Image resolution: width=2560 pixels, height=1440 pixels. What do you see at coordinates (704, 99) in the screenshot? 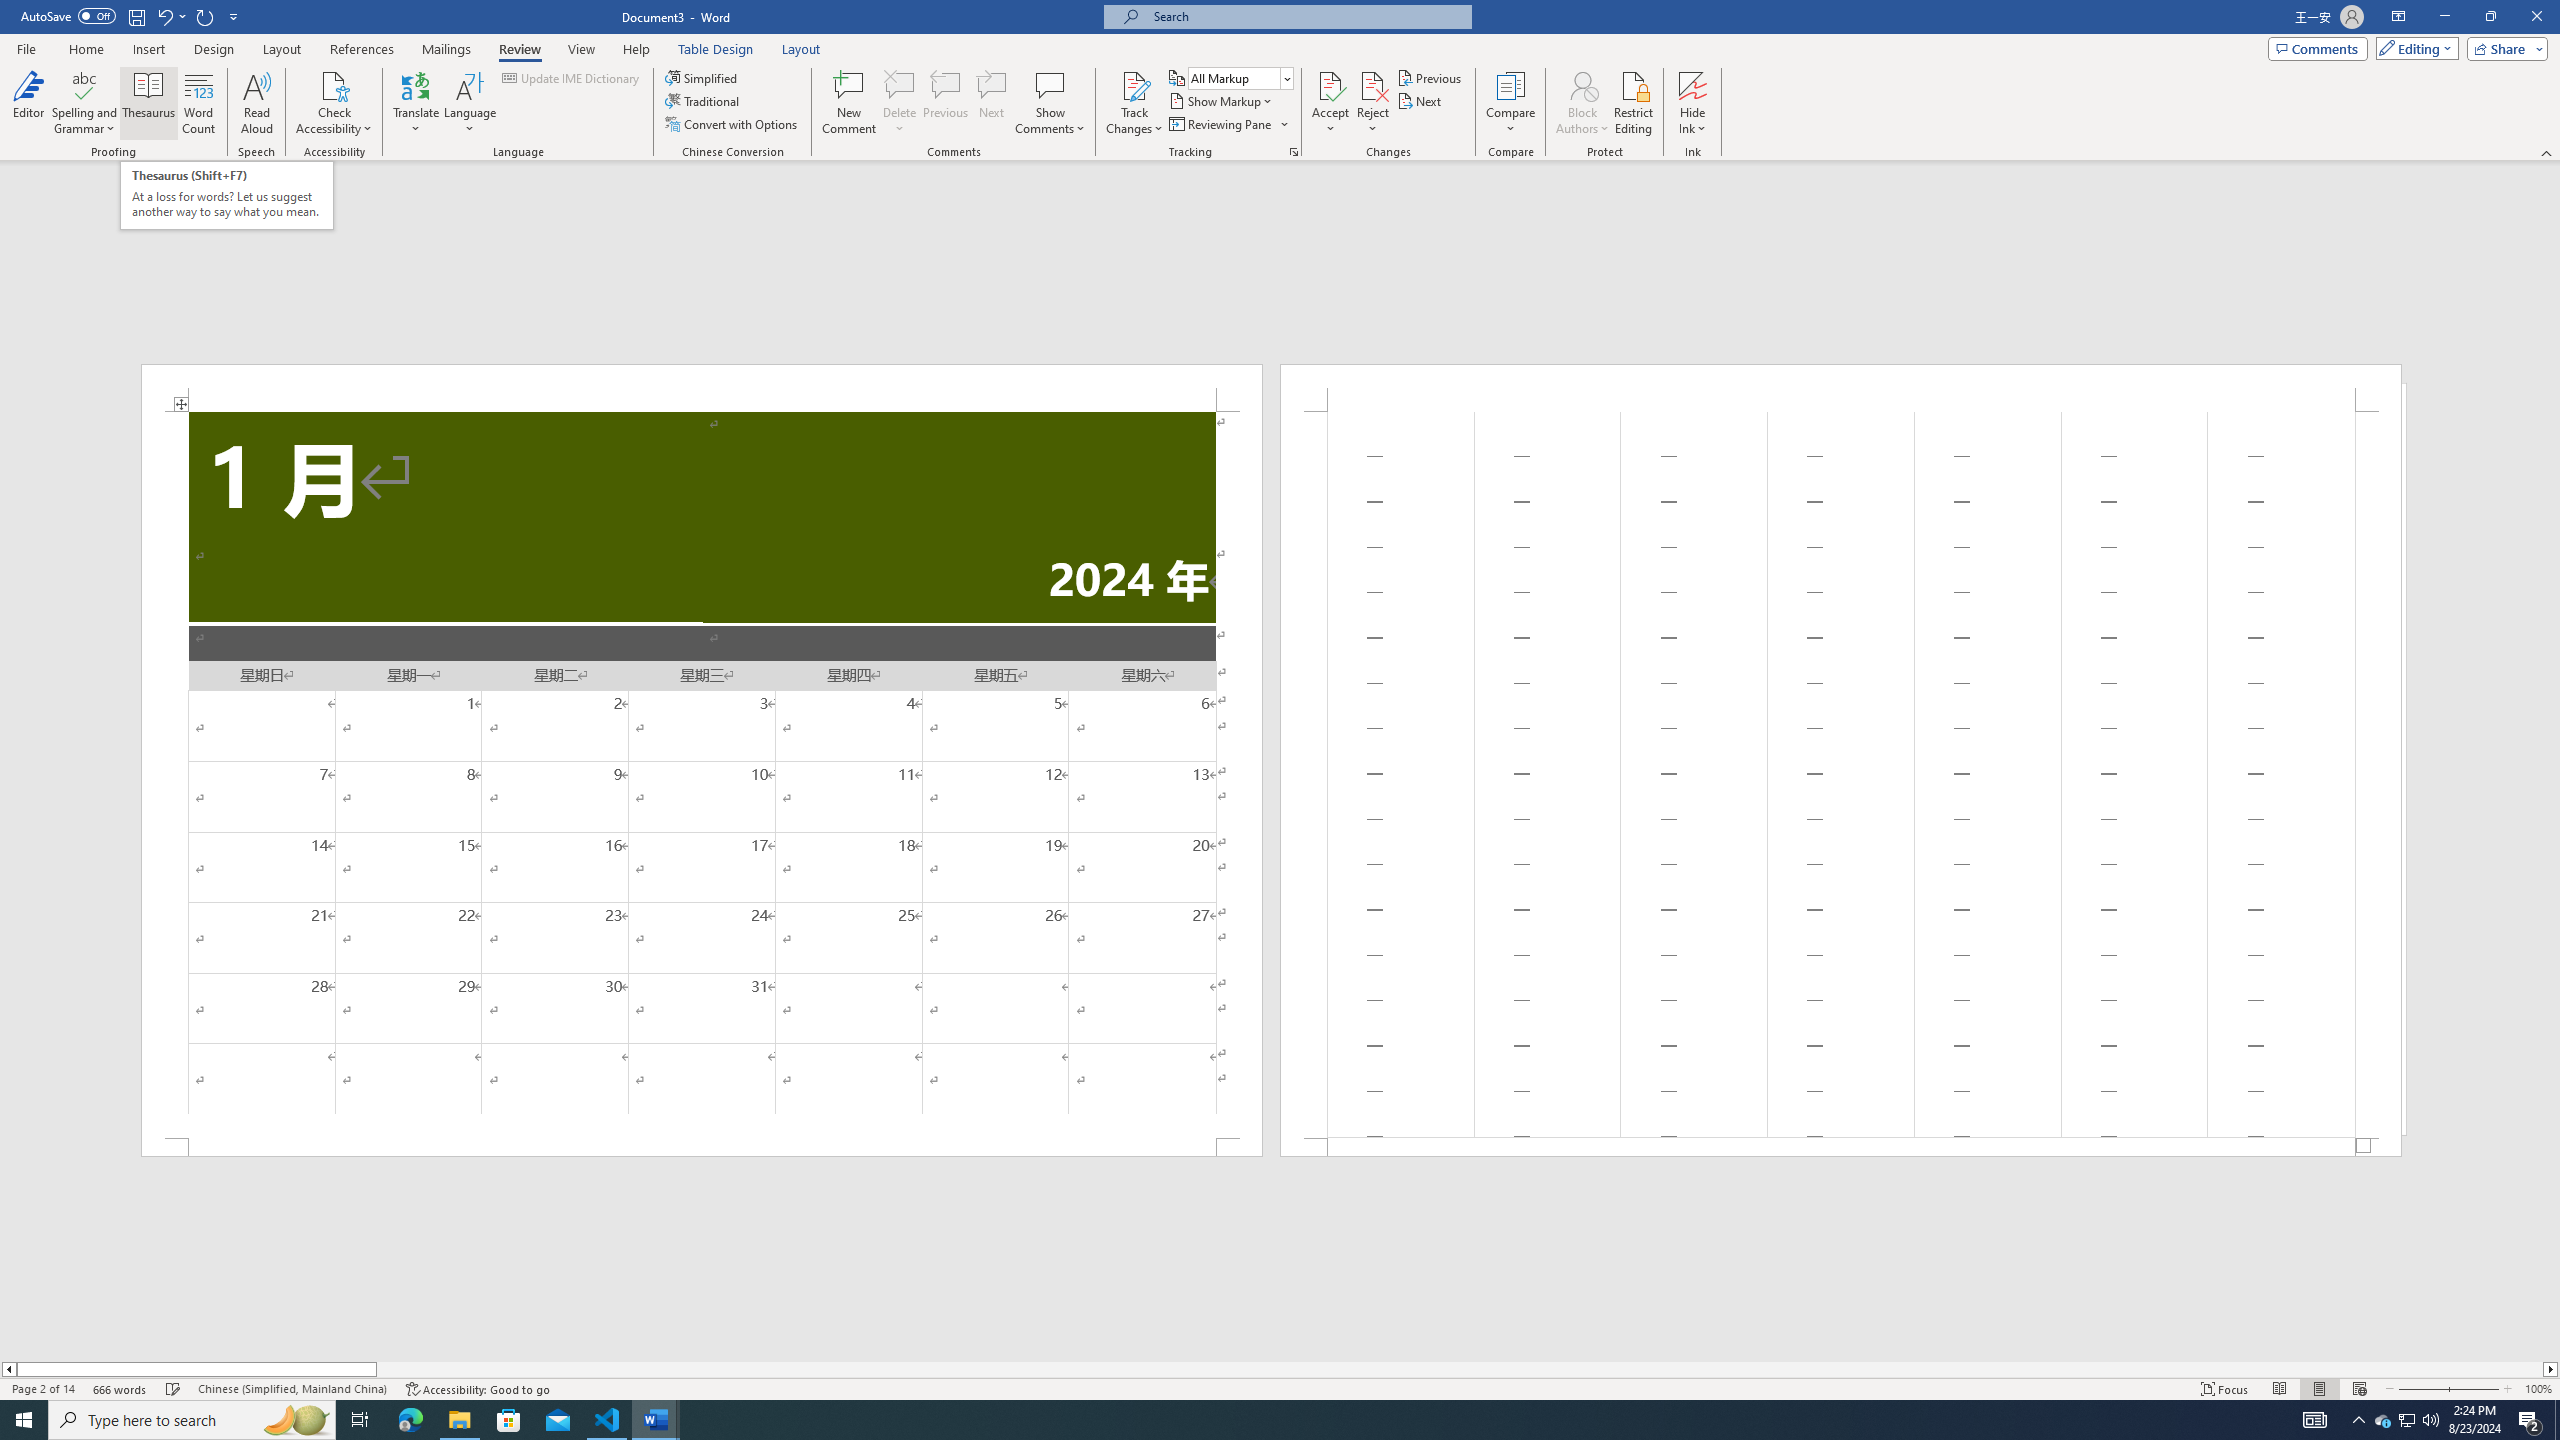
I see `'Traditional'` at bounding box center [704, 99].